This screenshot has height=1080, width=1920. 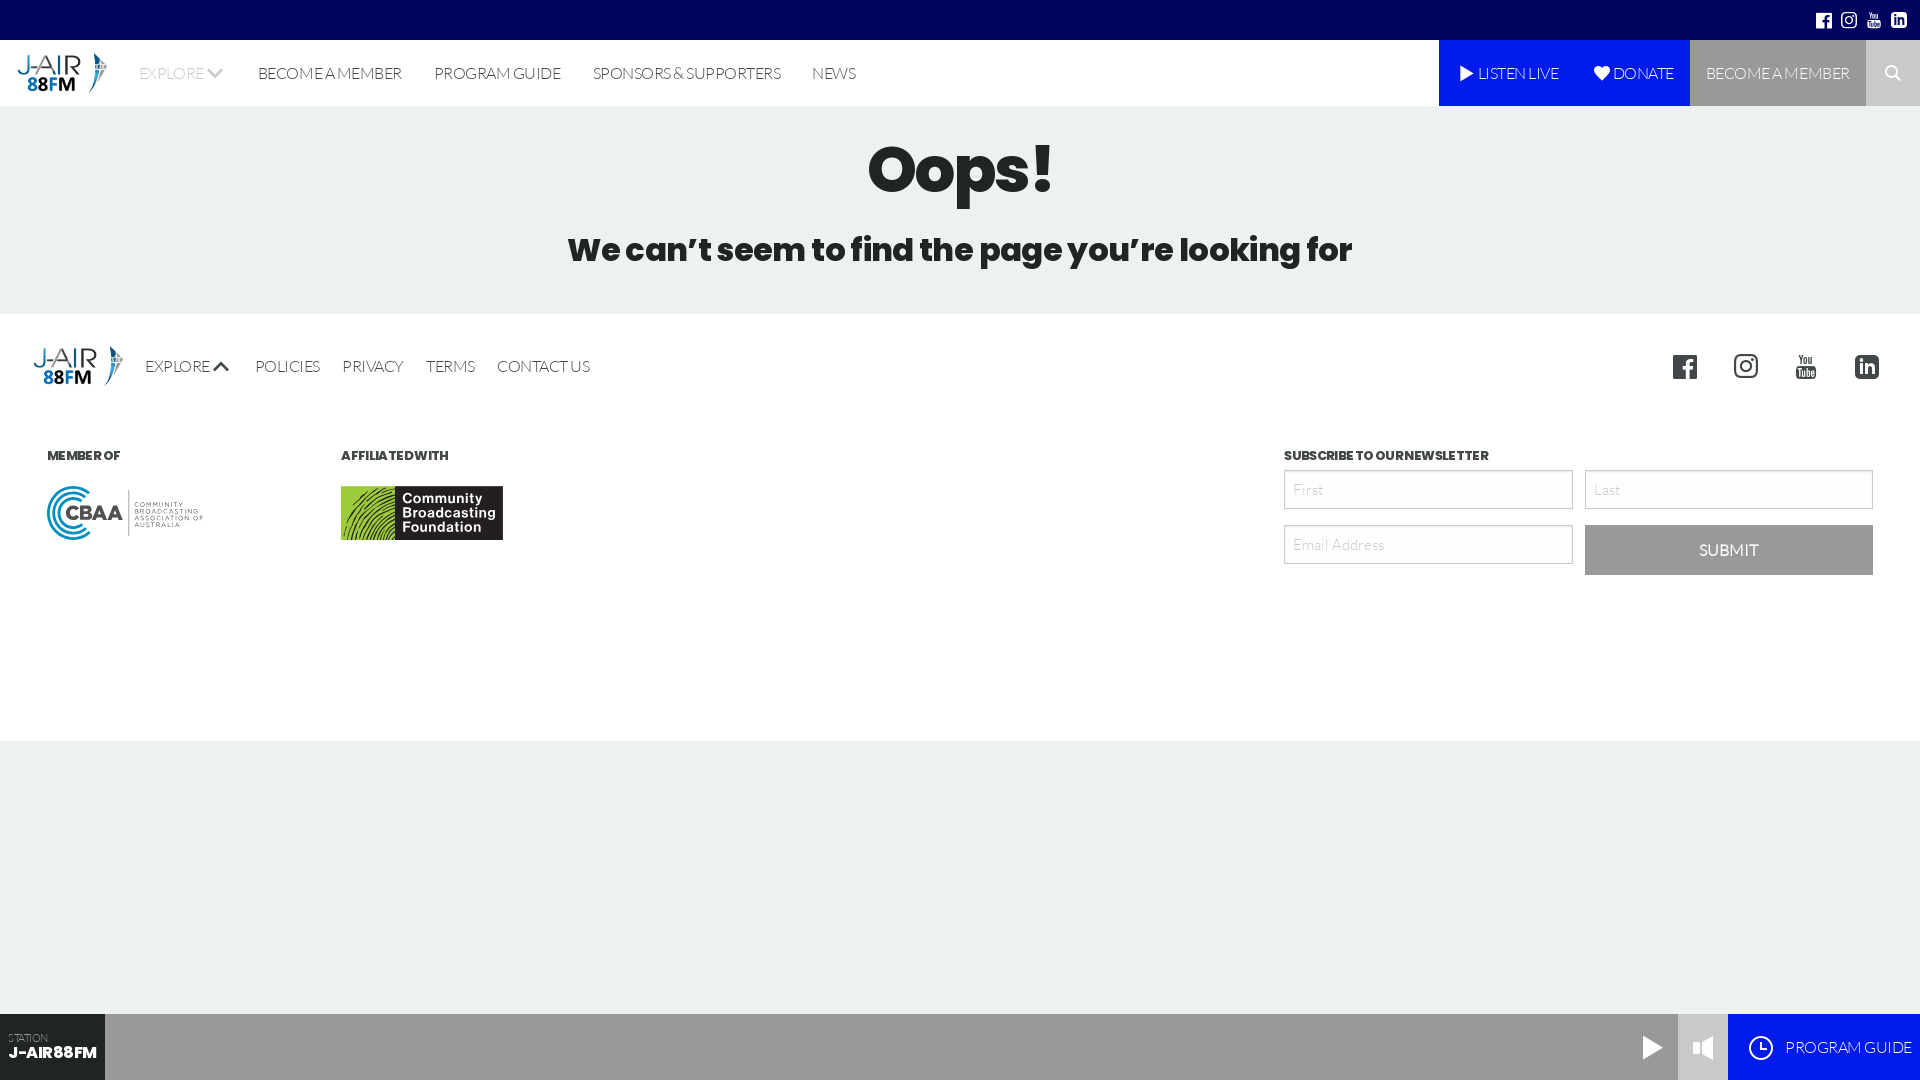 What do you see at coordinates (330, 72) in the screenshot?
I see `'BECOME A MEMBER'` at bounding box center [330, 72].